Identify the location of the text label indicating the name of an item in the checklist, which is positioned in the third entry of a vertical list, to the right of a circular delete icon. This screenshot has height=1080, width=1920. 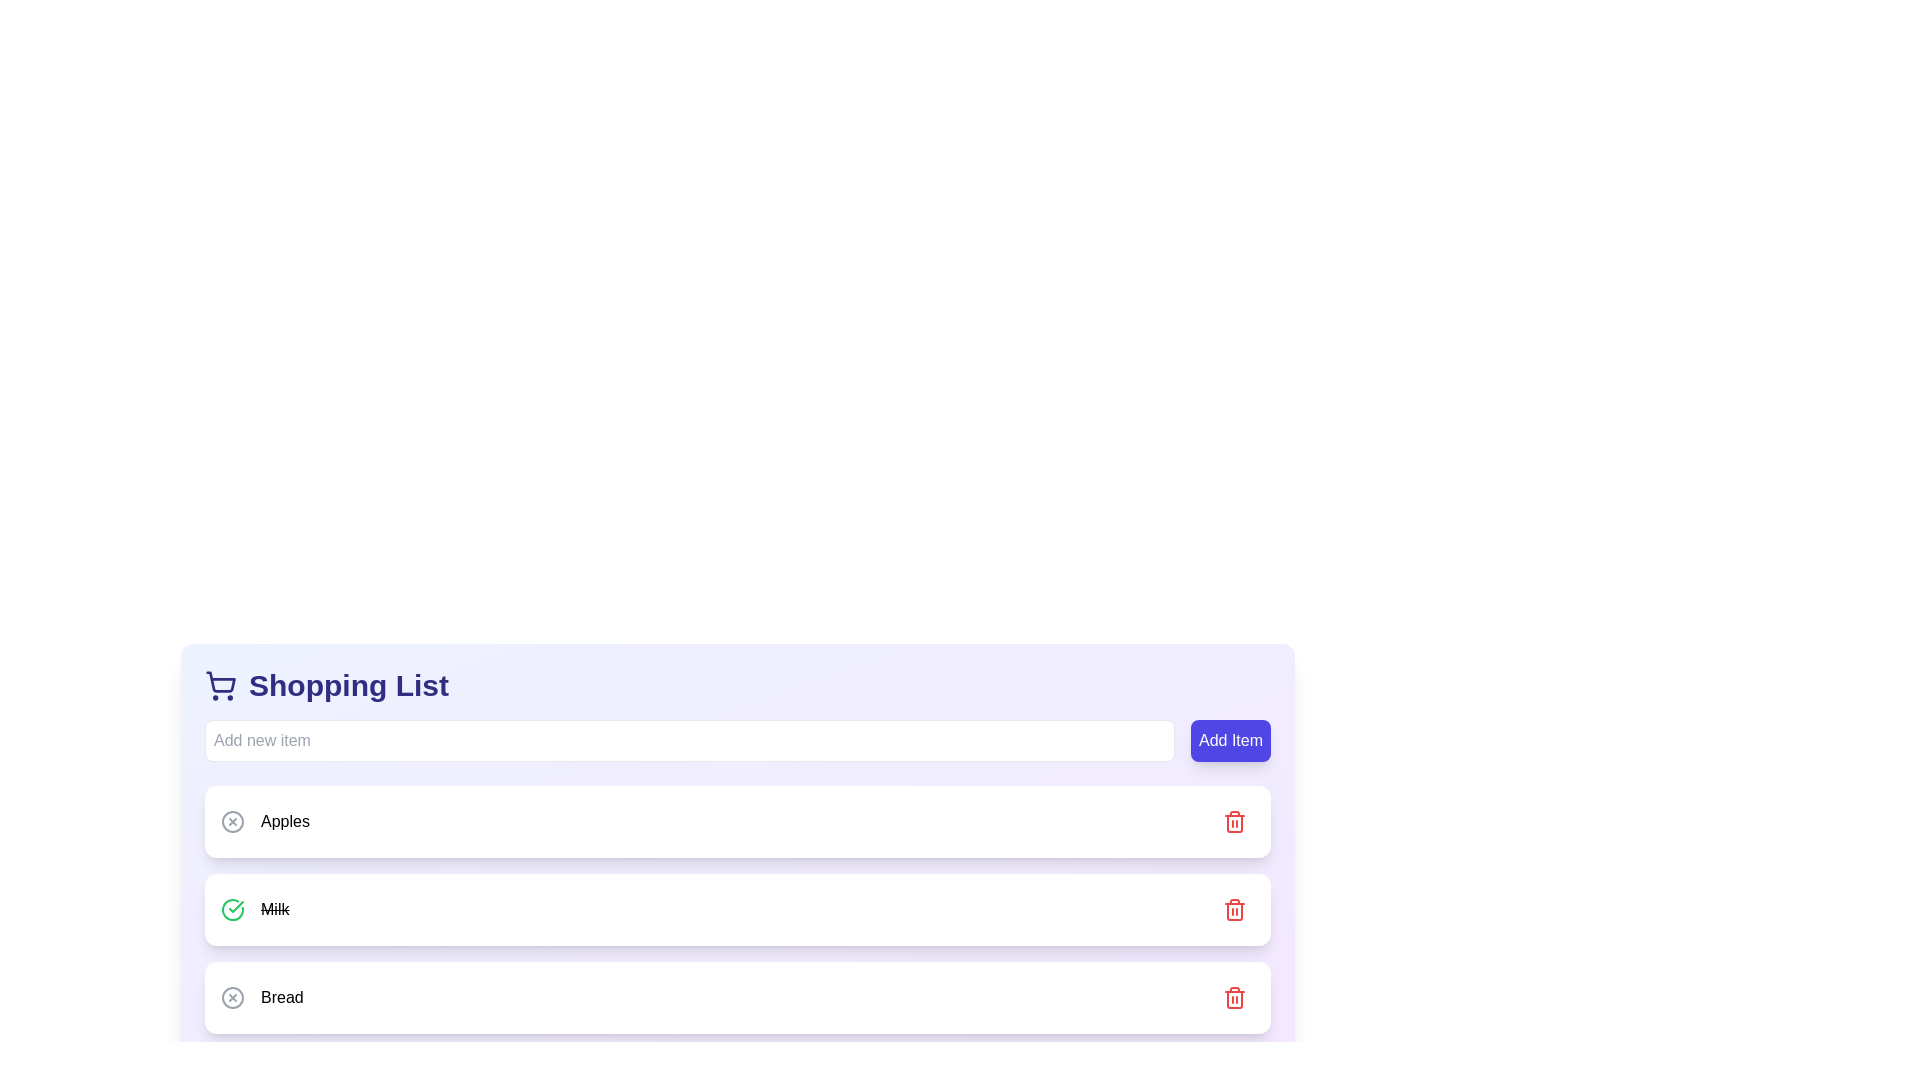
(281, 998).